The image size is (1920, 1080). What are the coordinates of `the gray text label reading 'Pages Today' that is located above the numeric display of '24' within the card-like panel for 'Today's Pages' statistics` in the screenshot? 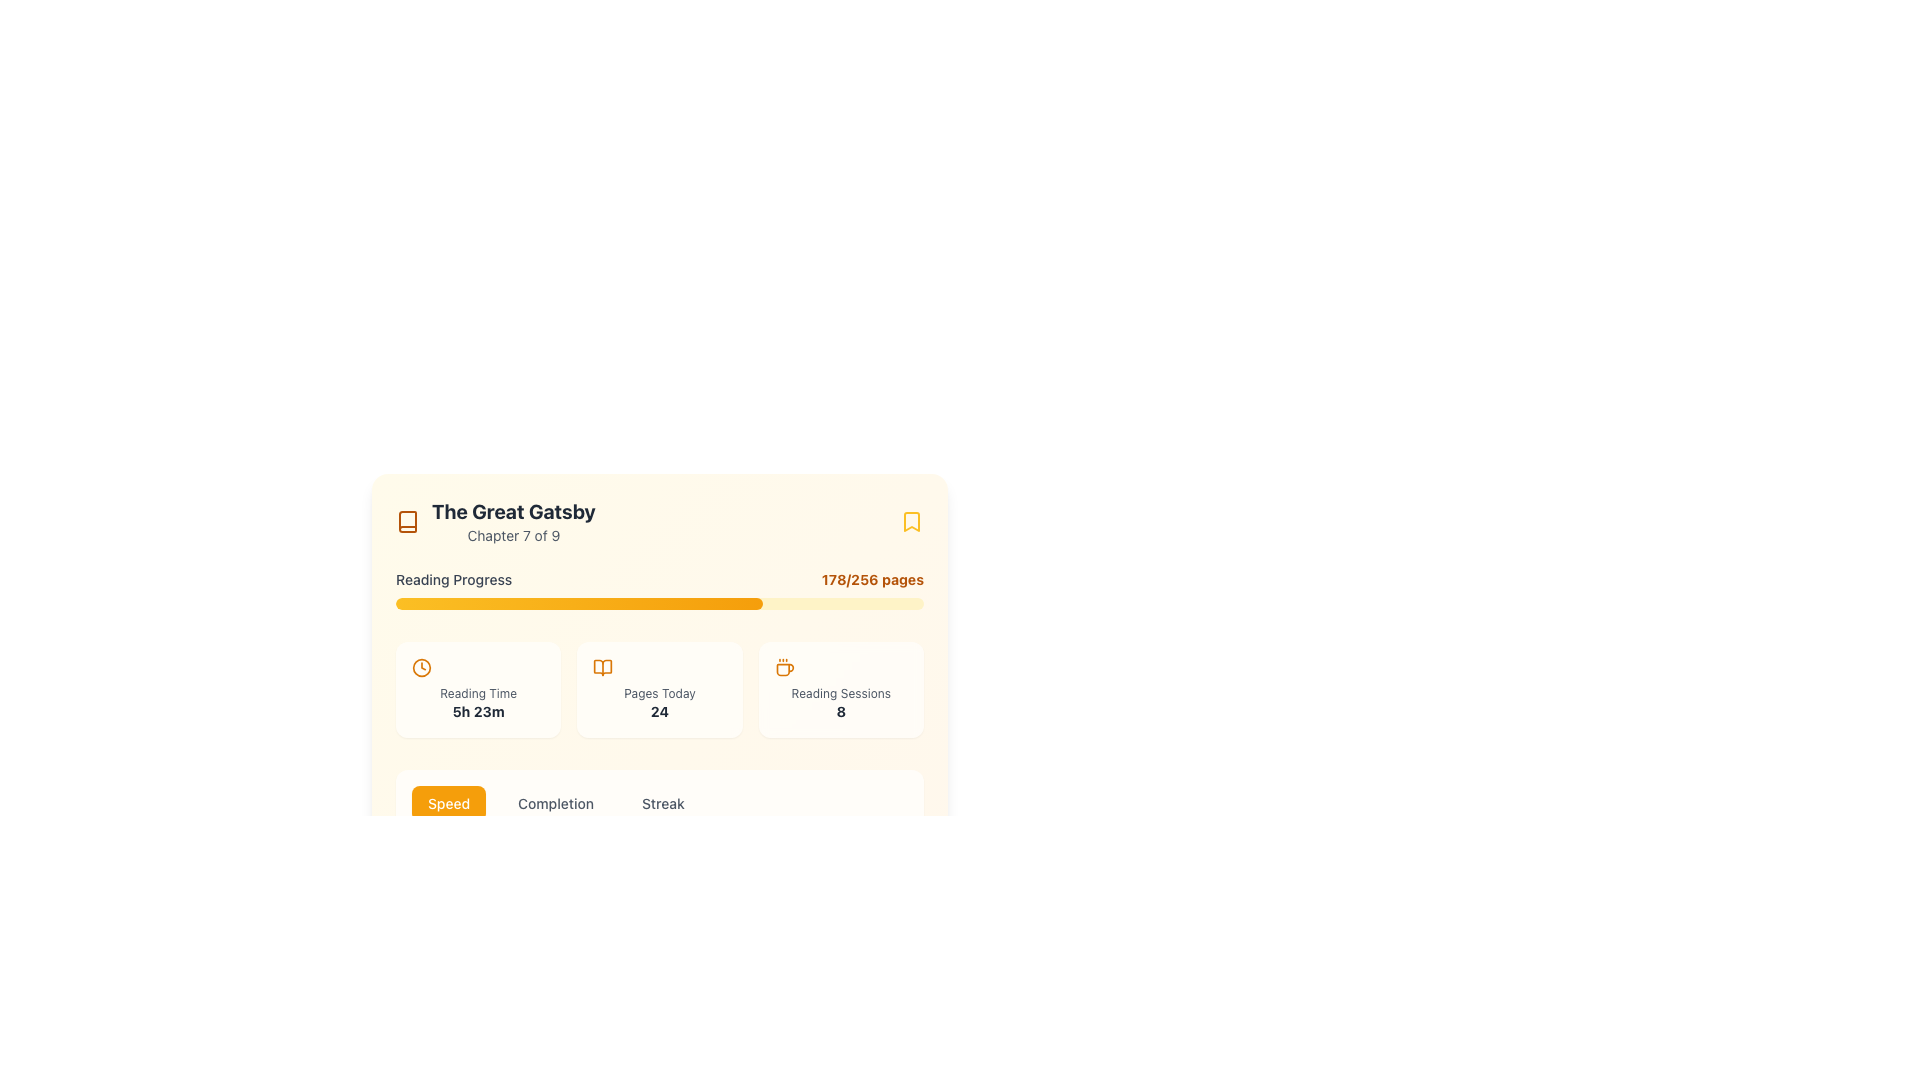 It's located at (659, 693).